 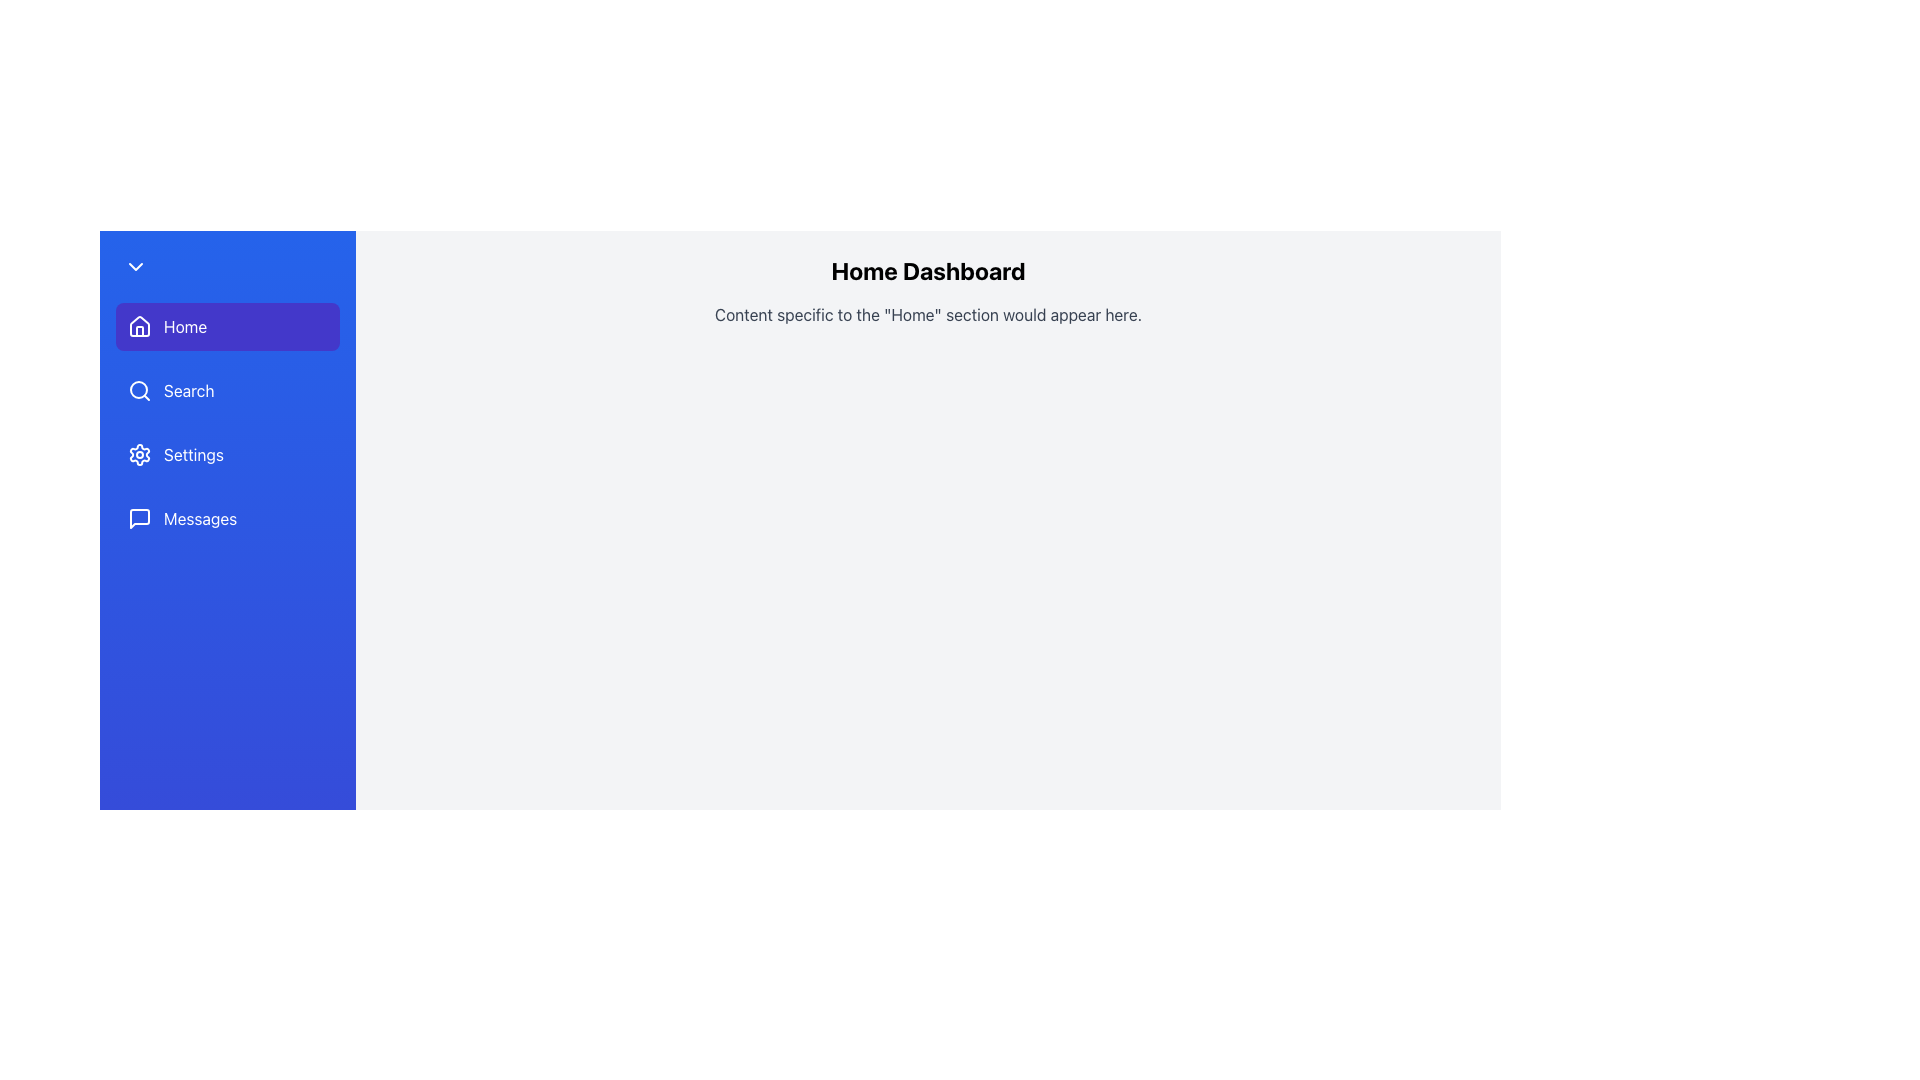 What do you see at coordinates (927, 315) in the screenshot?
I see `the descriptive text placeholder for the 'Home' section located below the 'Home Dashboard' text to interact with it, provided it is enabled` at bounding box center [927, 315].